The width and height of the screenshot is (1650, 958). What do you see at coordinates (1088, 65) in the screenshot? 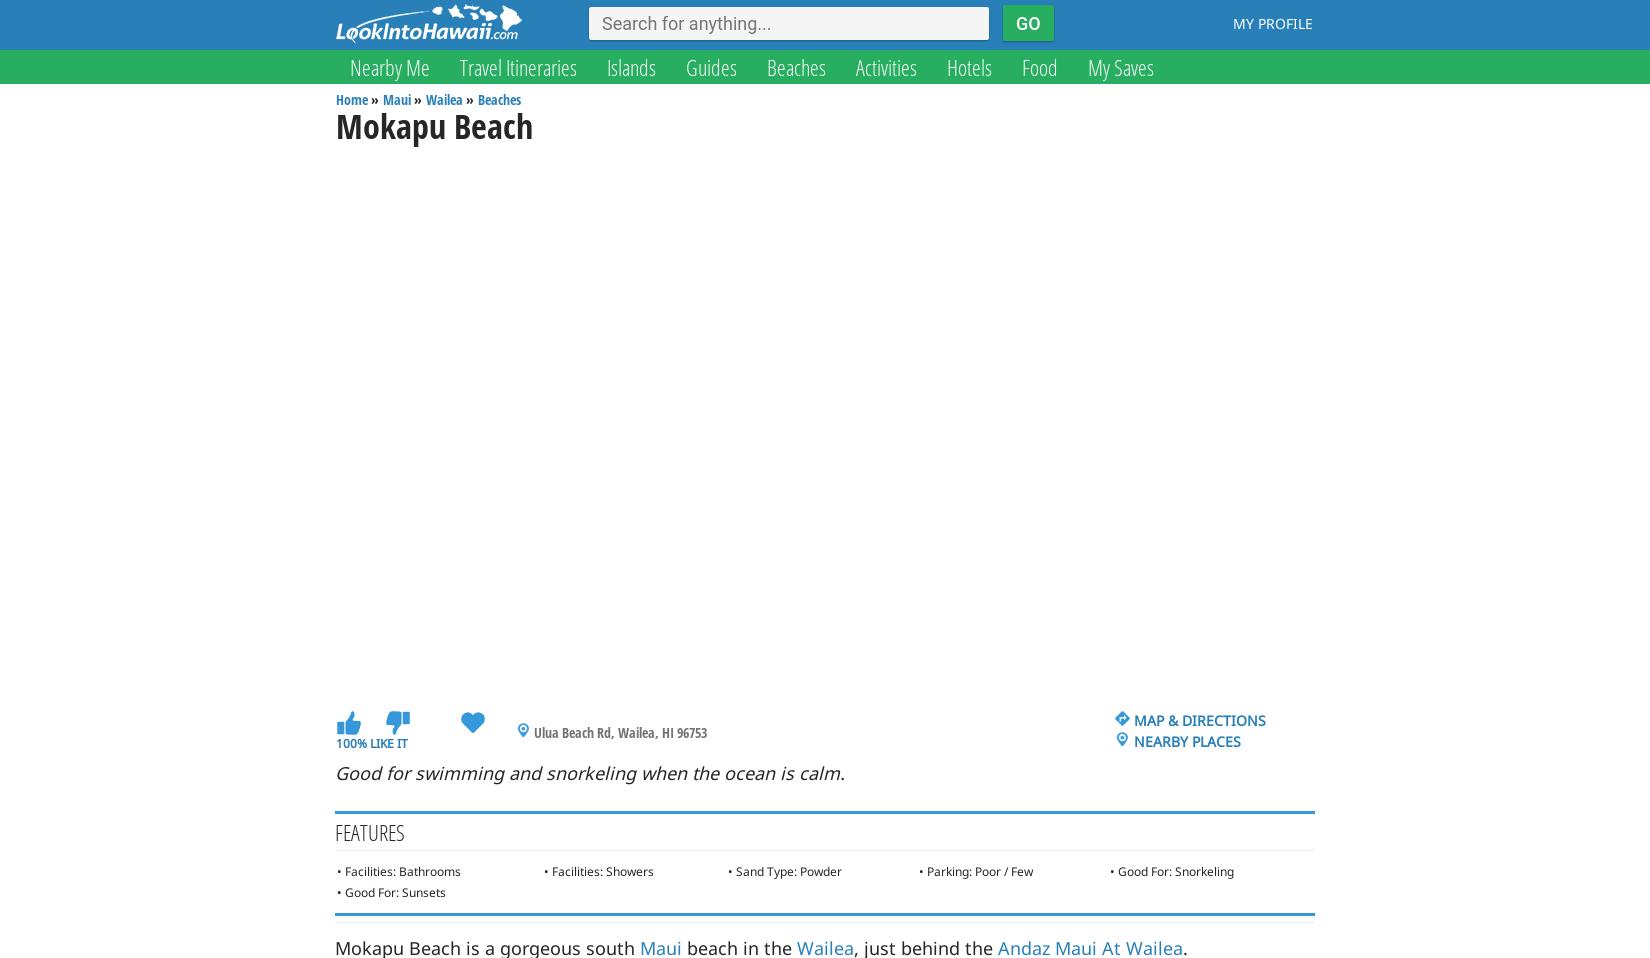
I see `'My Saves'` at bounding box center [1088, 65].